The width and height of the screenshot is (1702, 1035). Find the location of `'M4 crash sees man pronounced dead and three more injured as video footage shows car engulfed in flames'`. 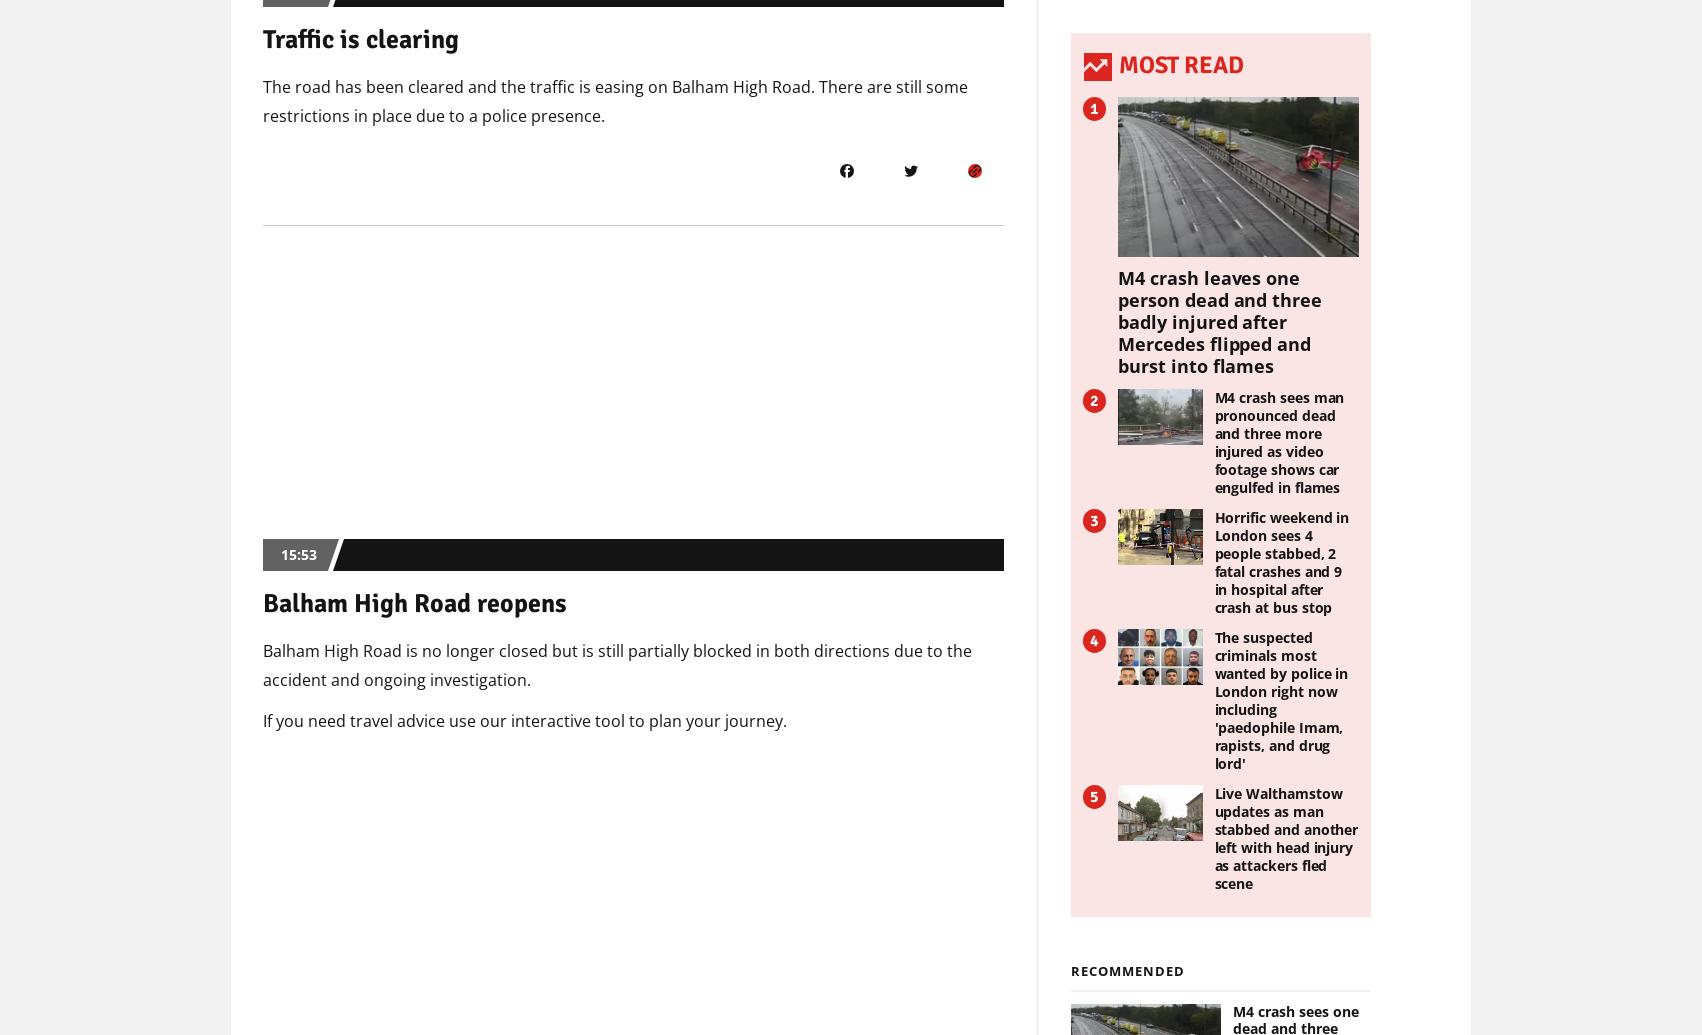

'M4 crash sees man pronounced dead and three more injured as video footage shows car engulfed in flames' is located at coordinates (1278, 441).